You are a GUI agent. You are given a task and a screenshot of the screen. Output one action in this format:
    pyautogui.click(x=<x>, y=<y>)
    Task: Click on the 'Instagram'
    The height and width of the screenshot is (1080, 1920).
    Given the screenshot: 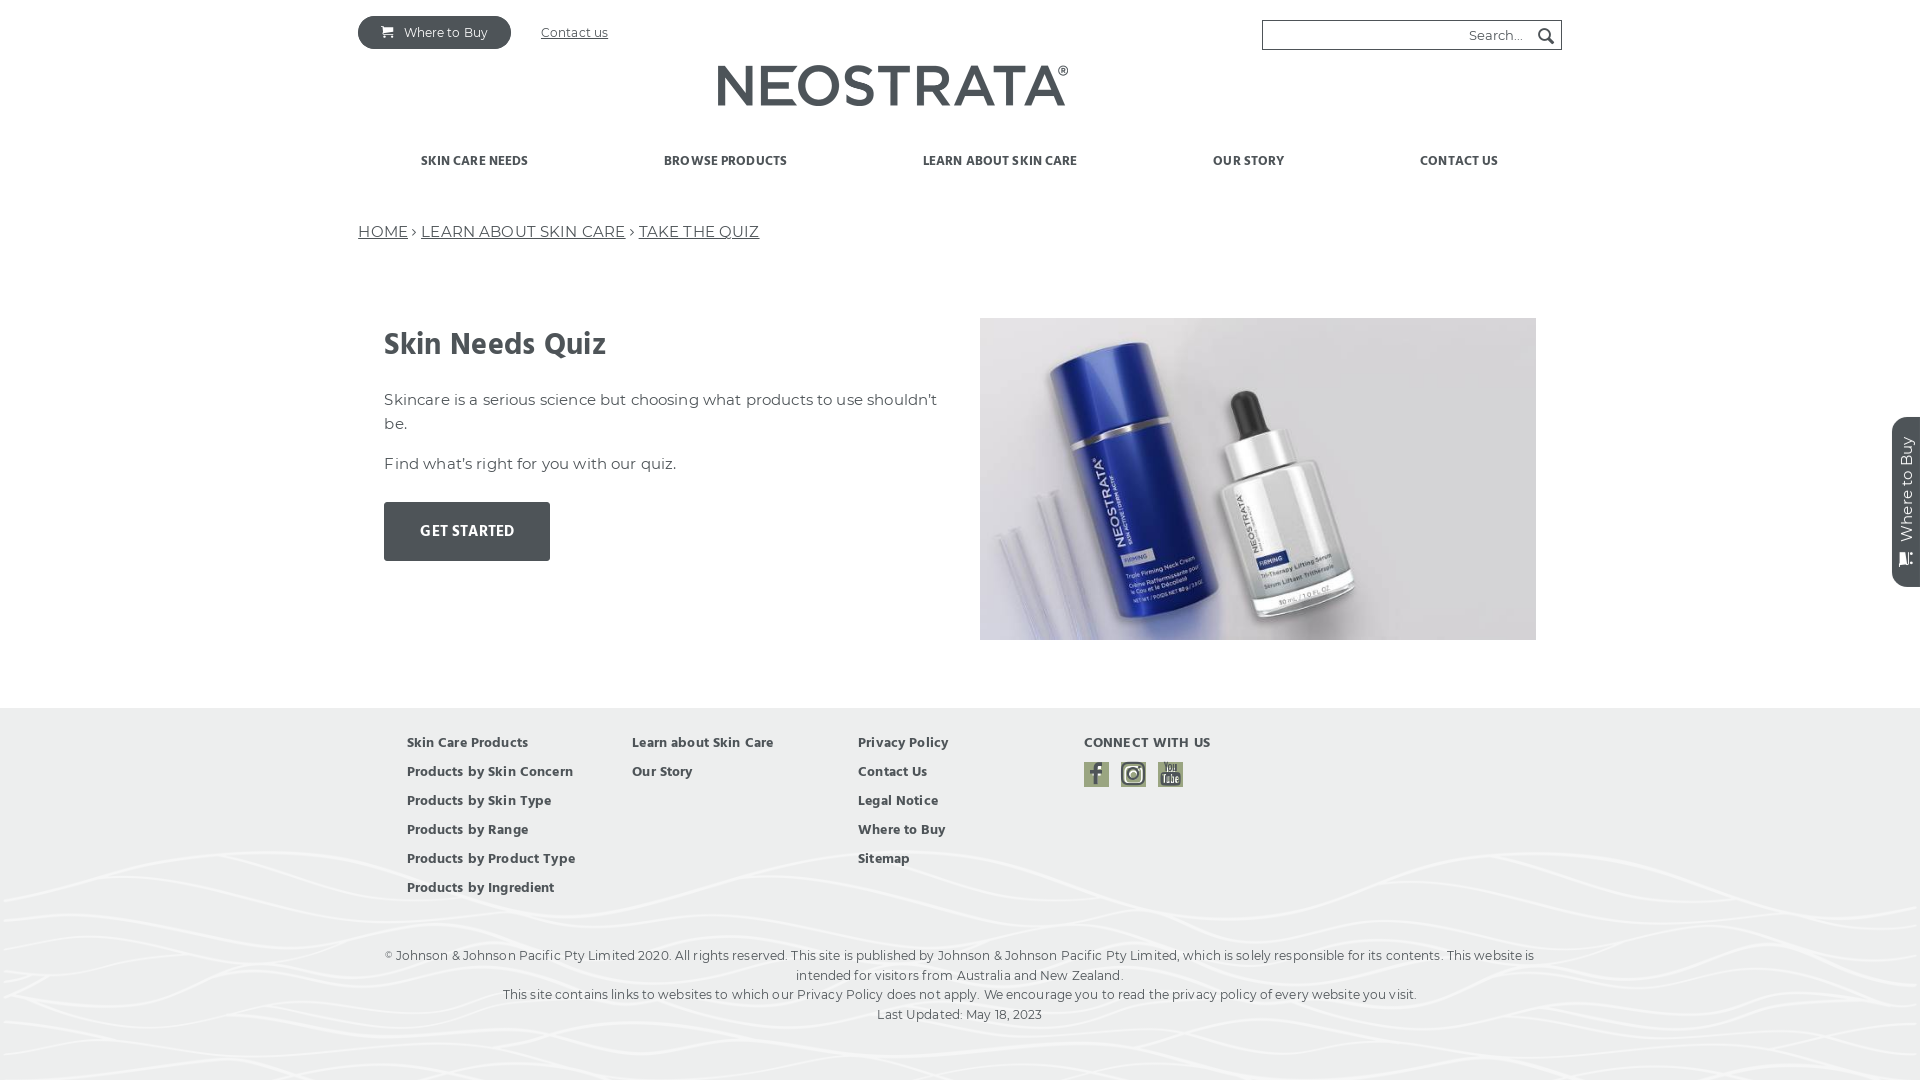 What is the action you would take?
    pyautogui.click(x=1133, y=773)
    